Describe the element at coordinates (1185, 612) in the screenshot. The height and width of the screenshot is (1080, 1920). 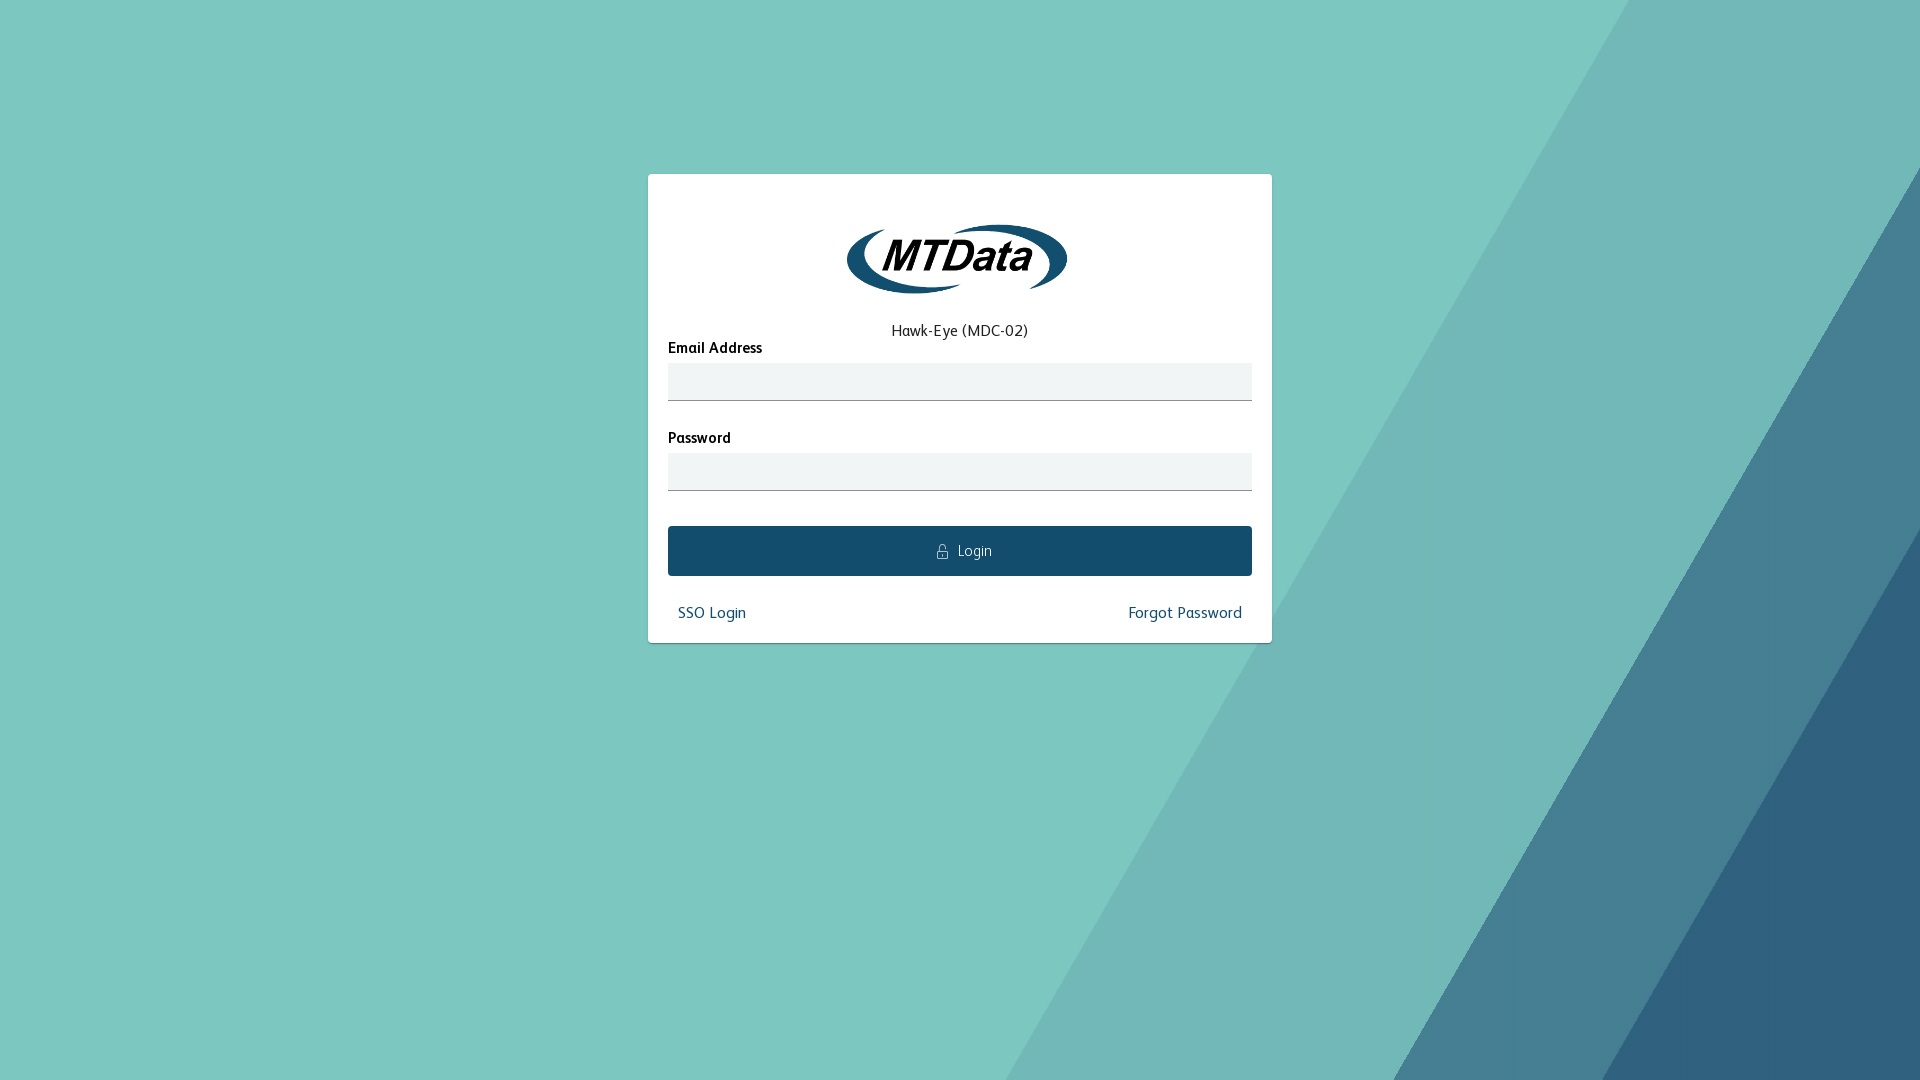
I see `'Forgot Password'` at that location.